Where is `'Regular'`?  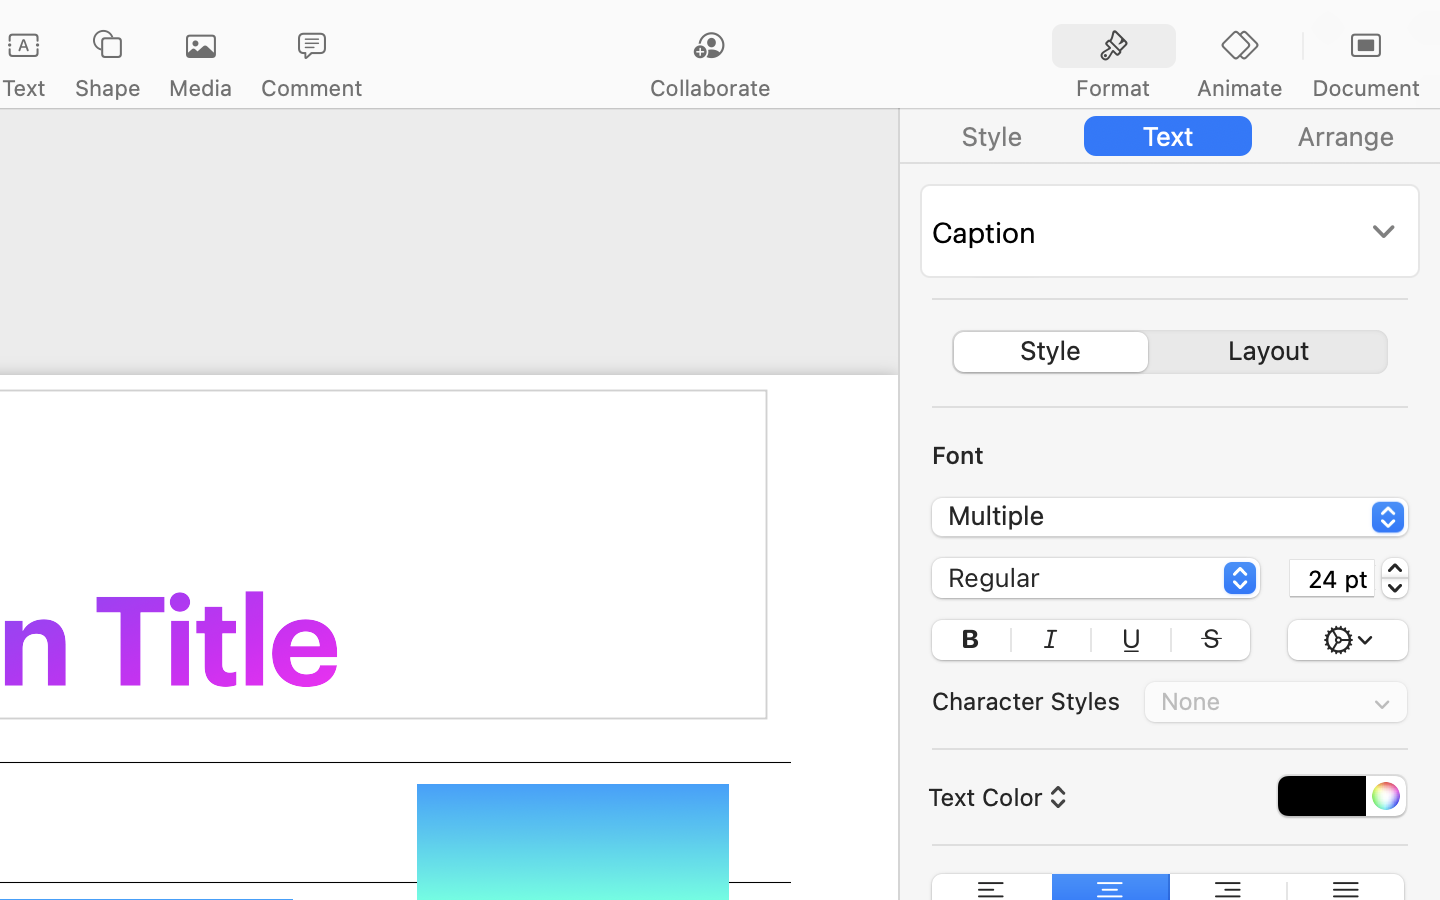
'Regular' is located at coordinates (1095, 581).